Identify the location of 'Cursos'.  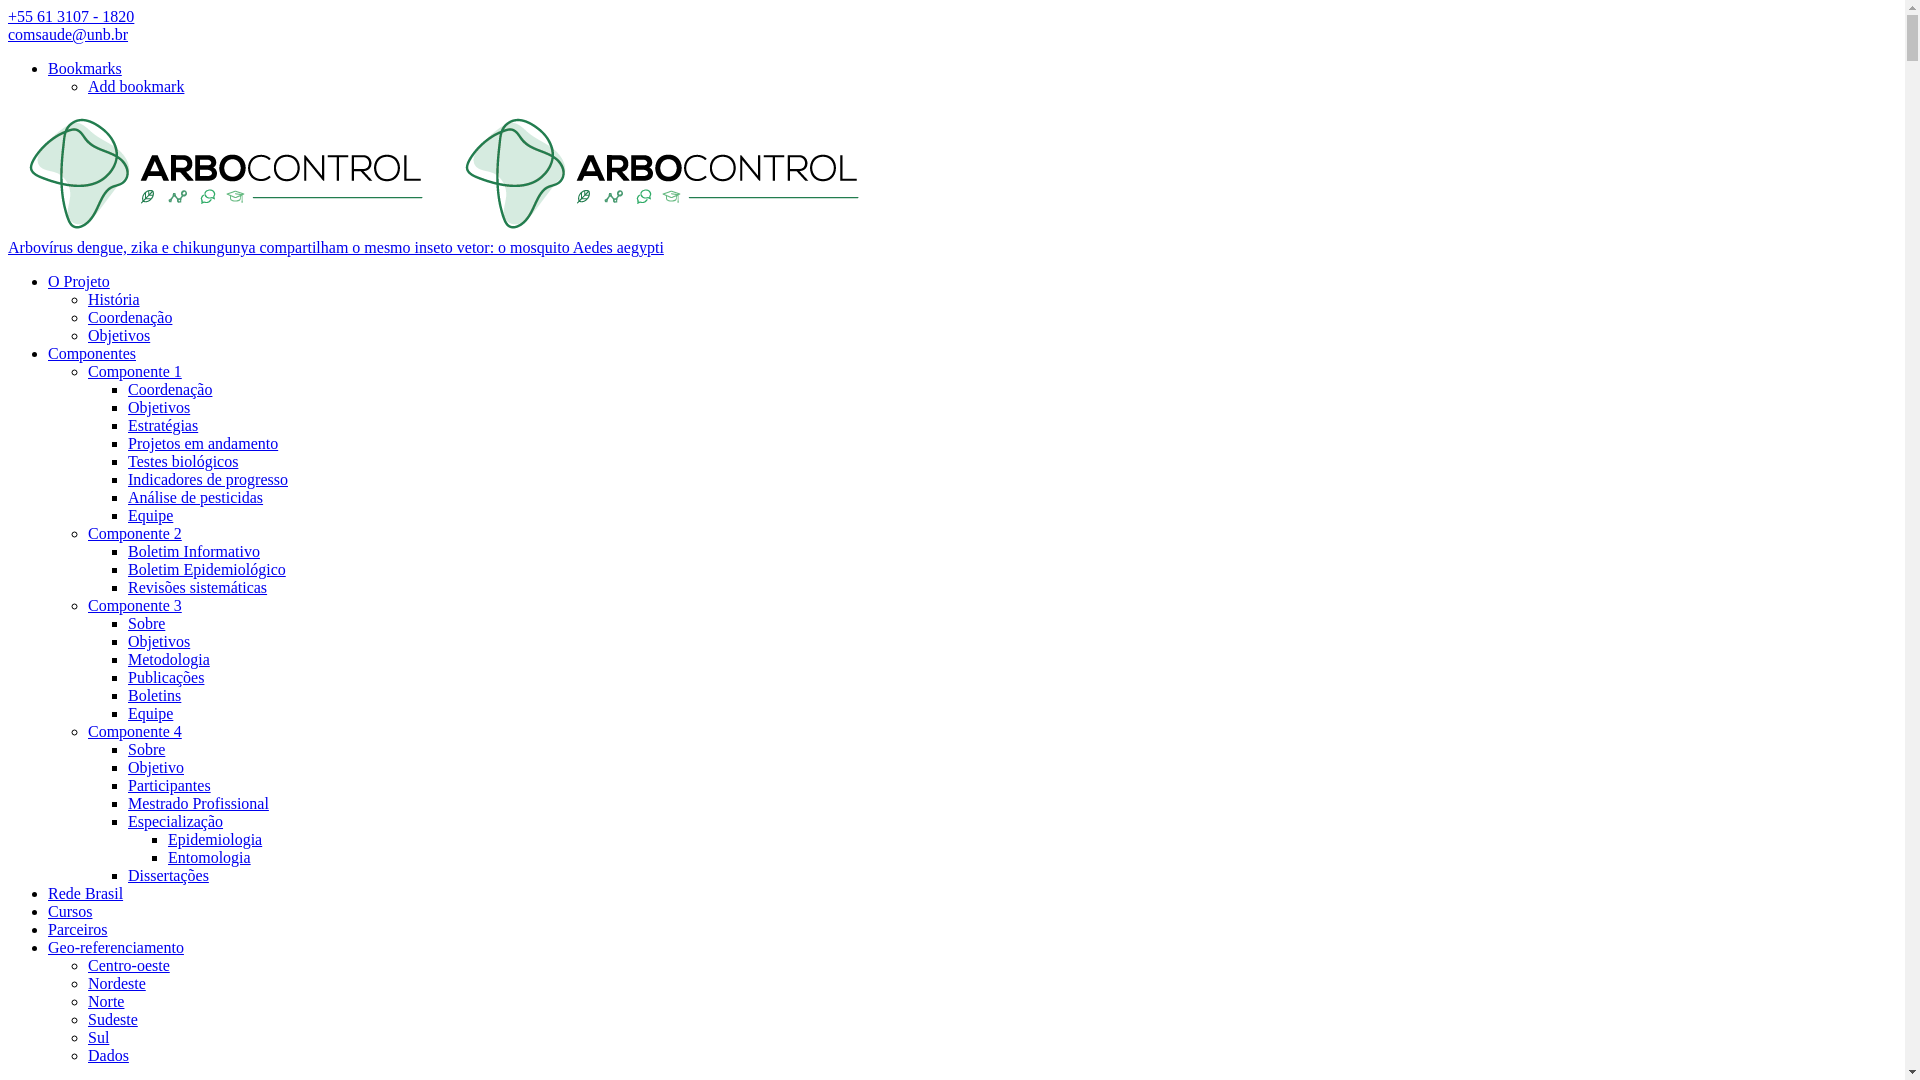
(70, 911).